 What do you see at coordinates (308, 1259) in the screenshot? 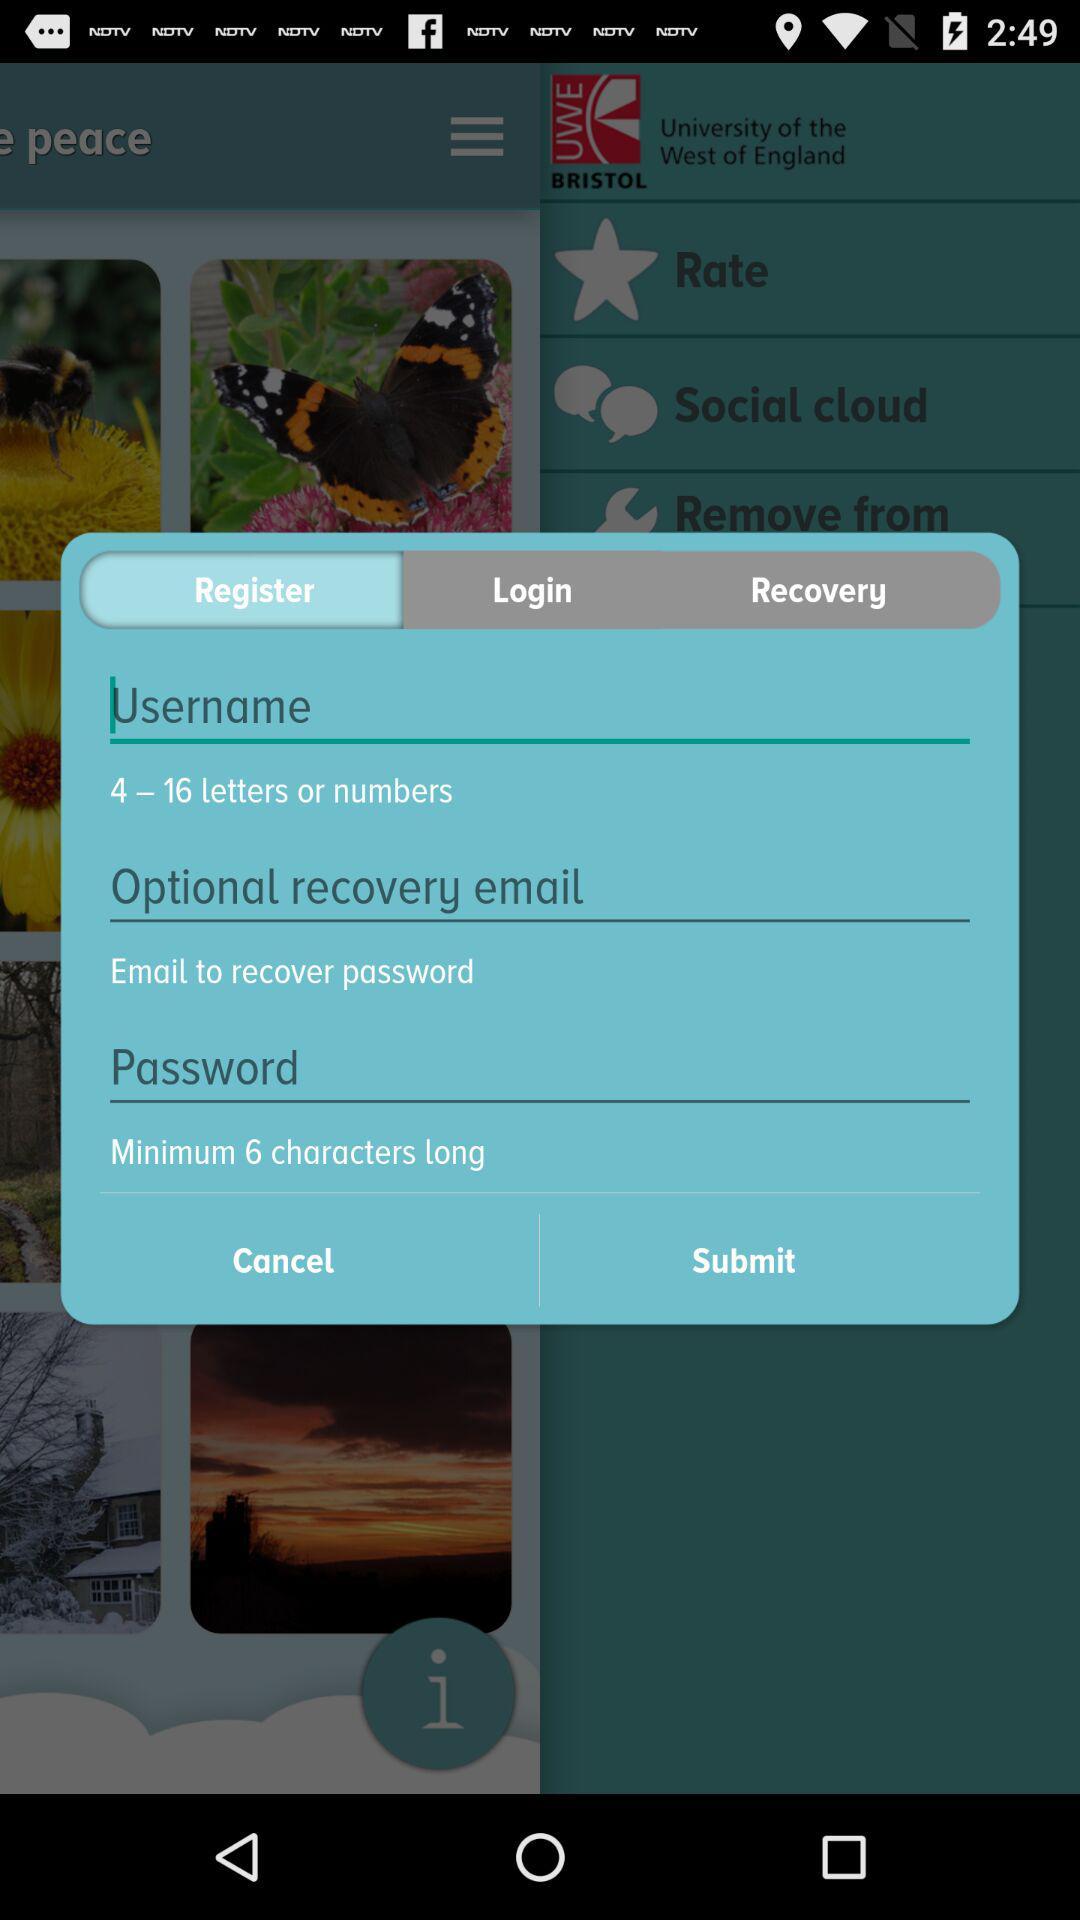
I see `the cancel item` at bounding box center [308, 1259].